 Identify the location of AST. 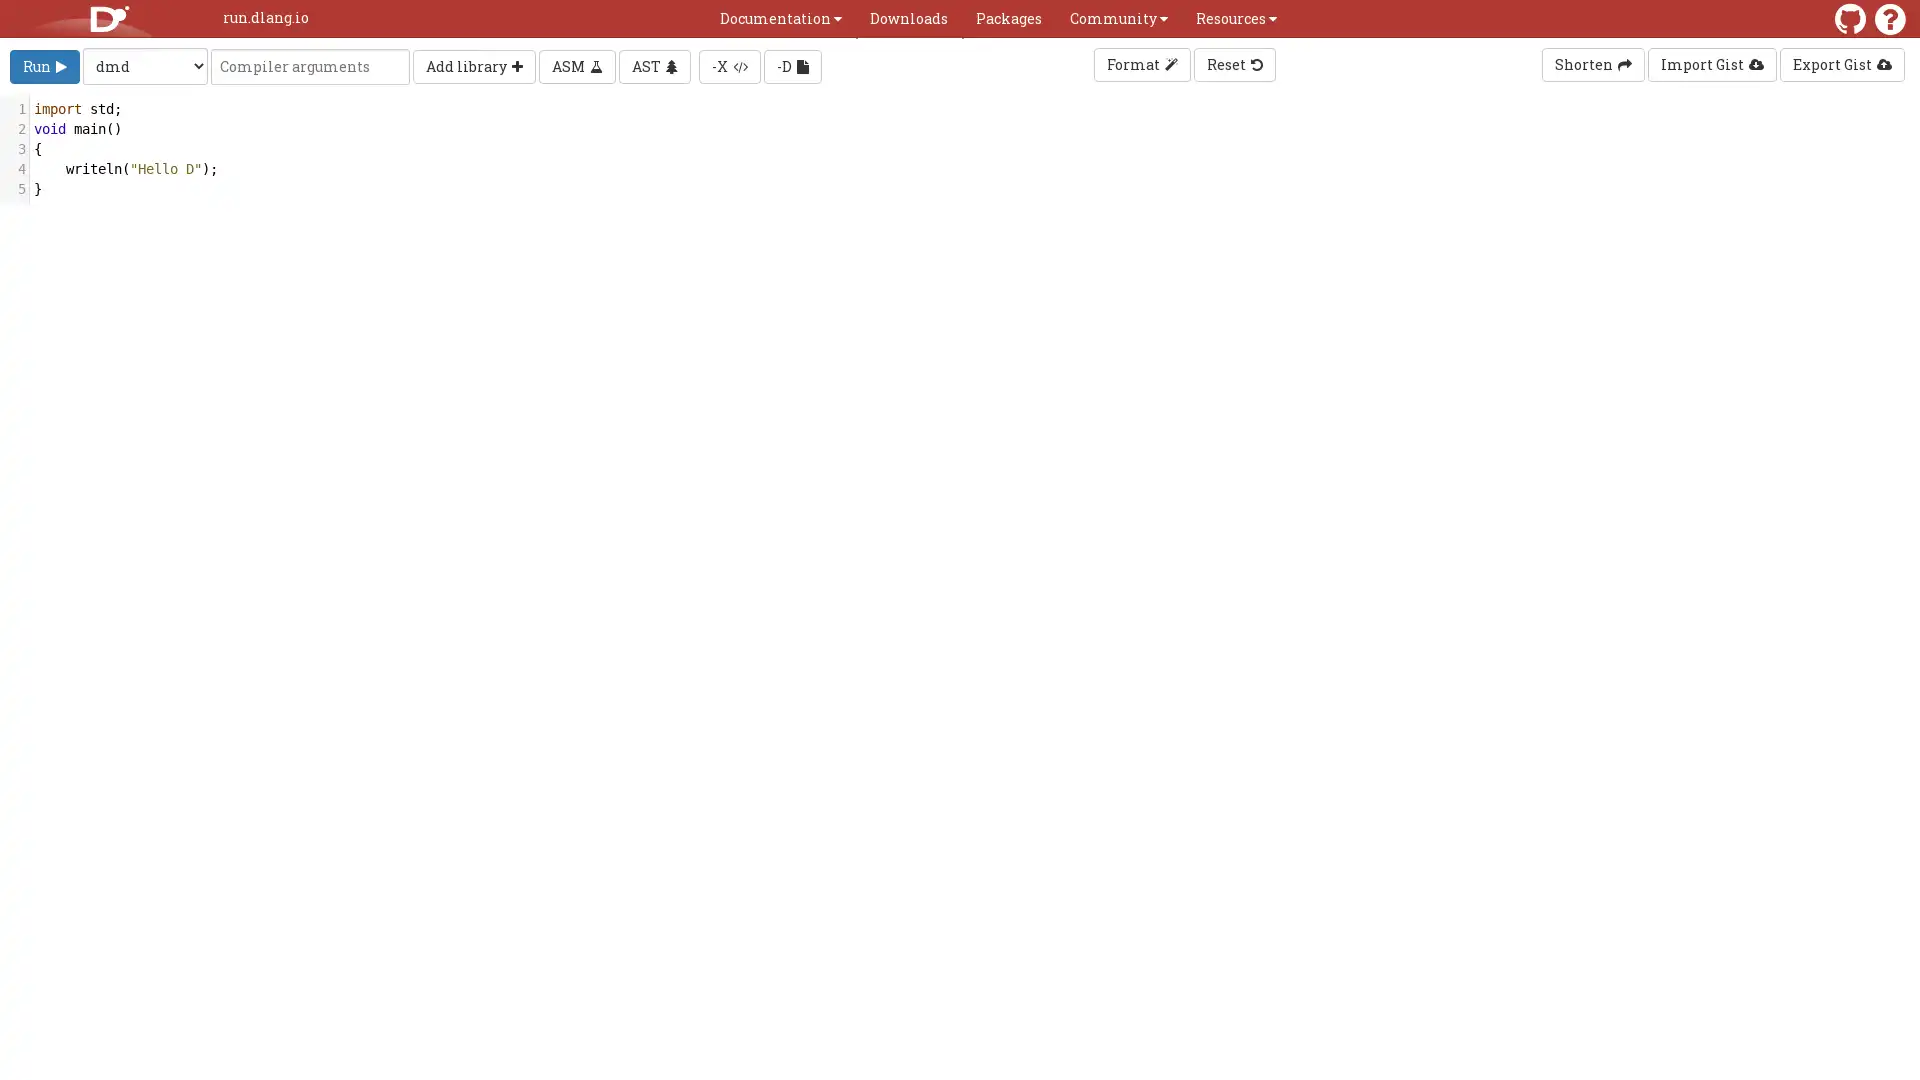
(654, 64).